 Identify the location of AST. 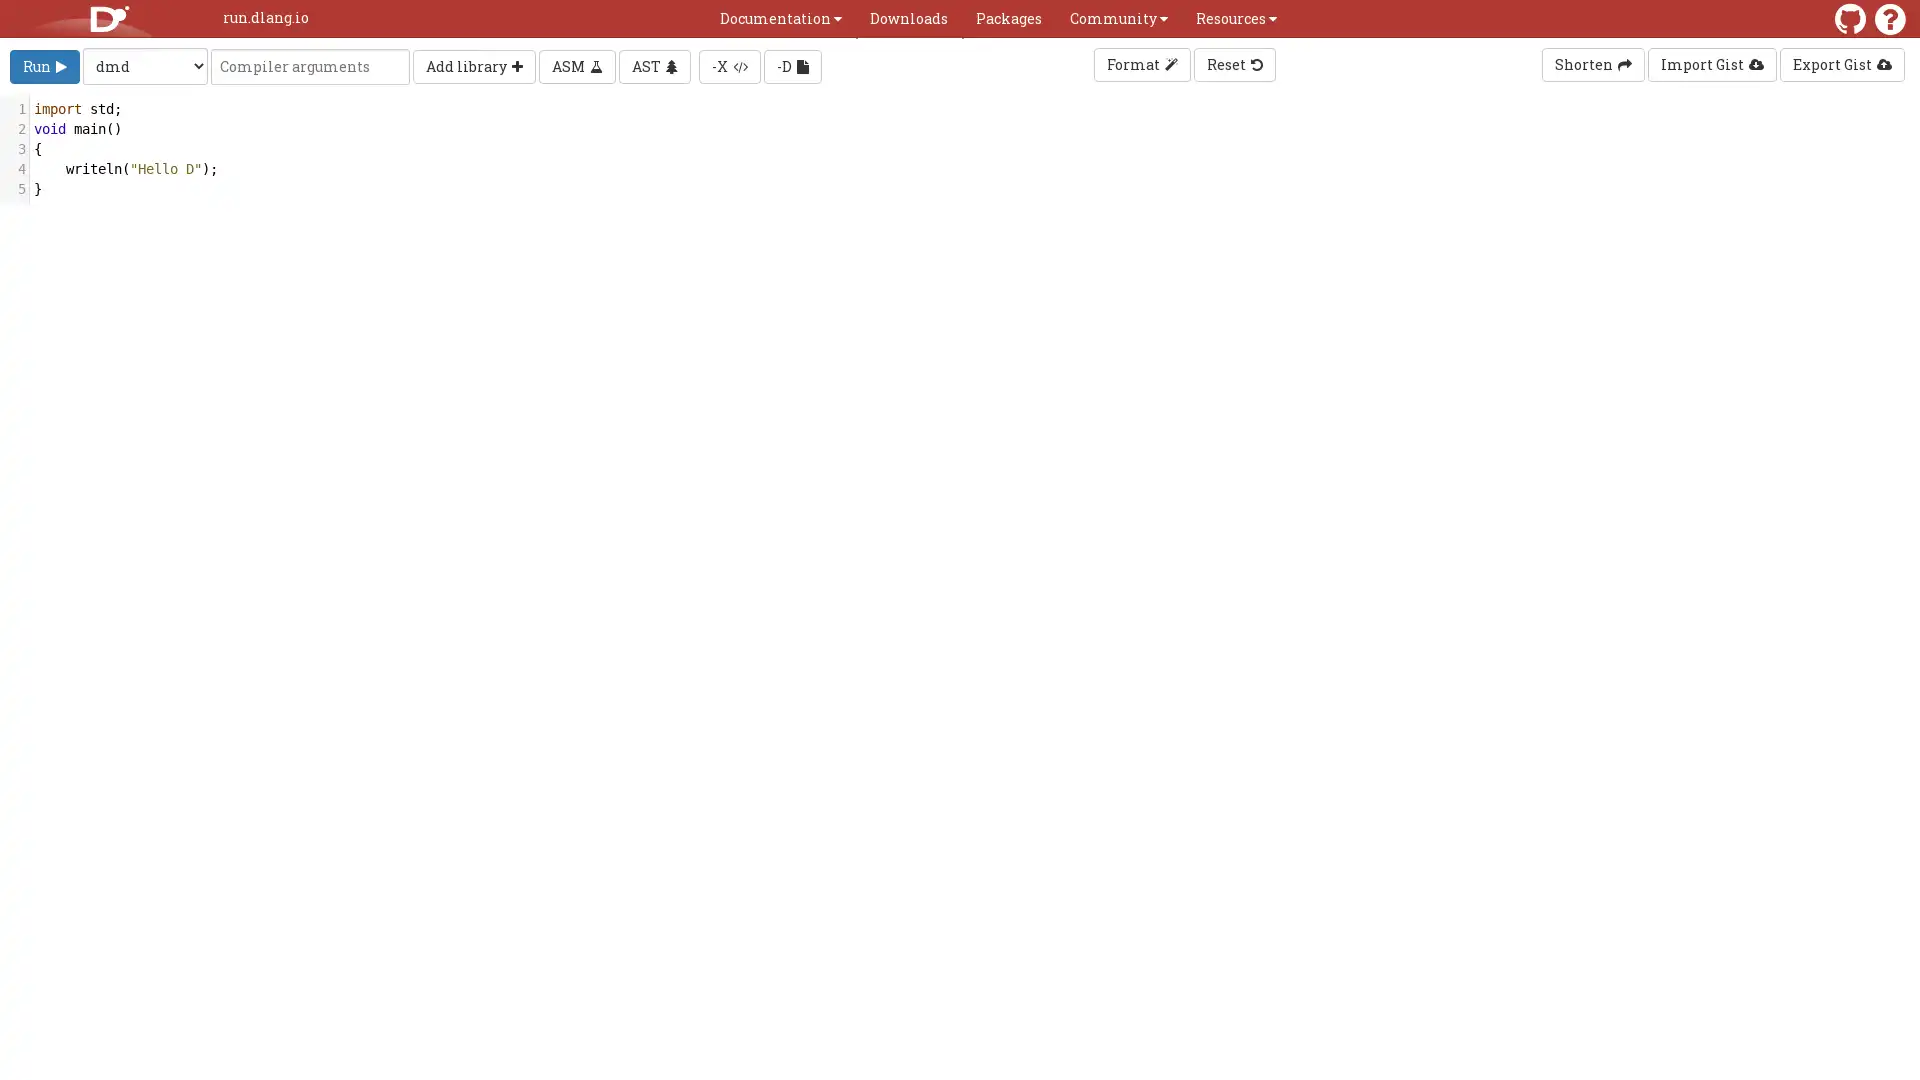
(654, 64).